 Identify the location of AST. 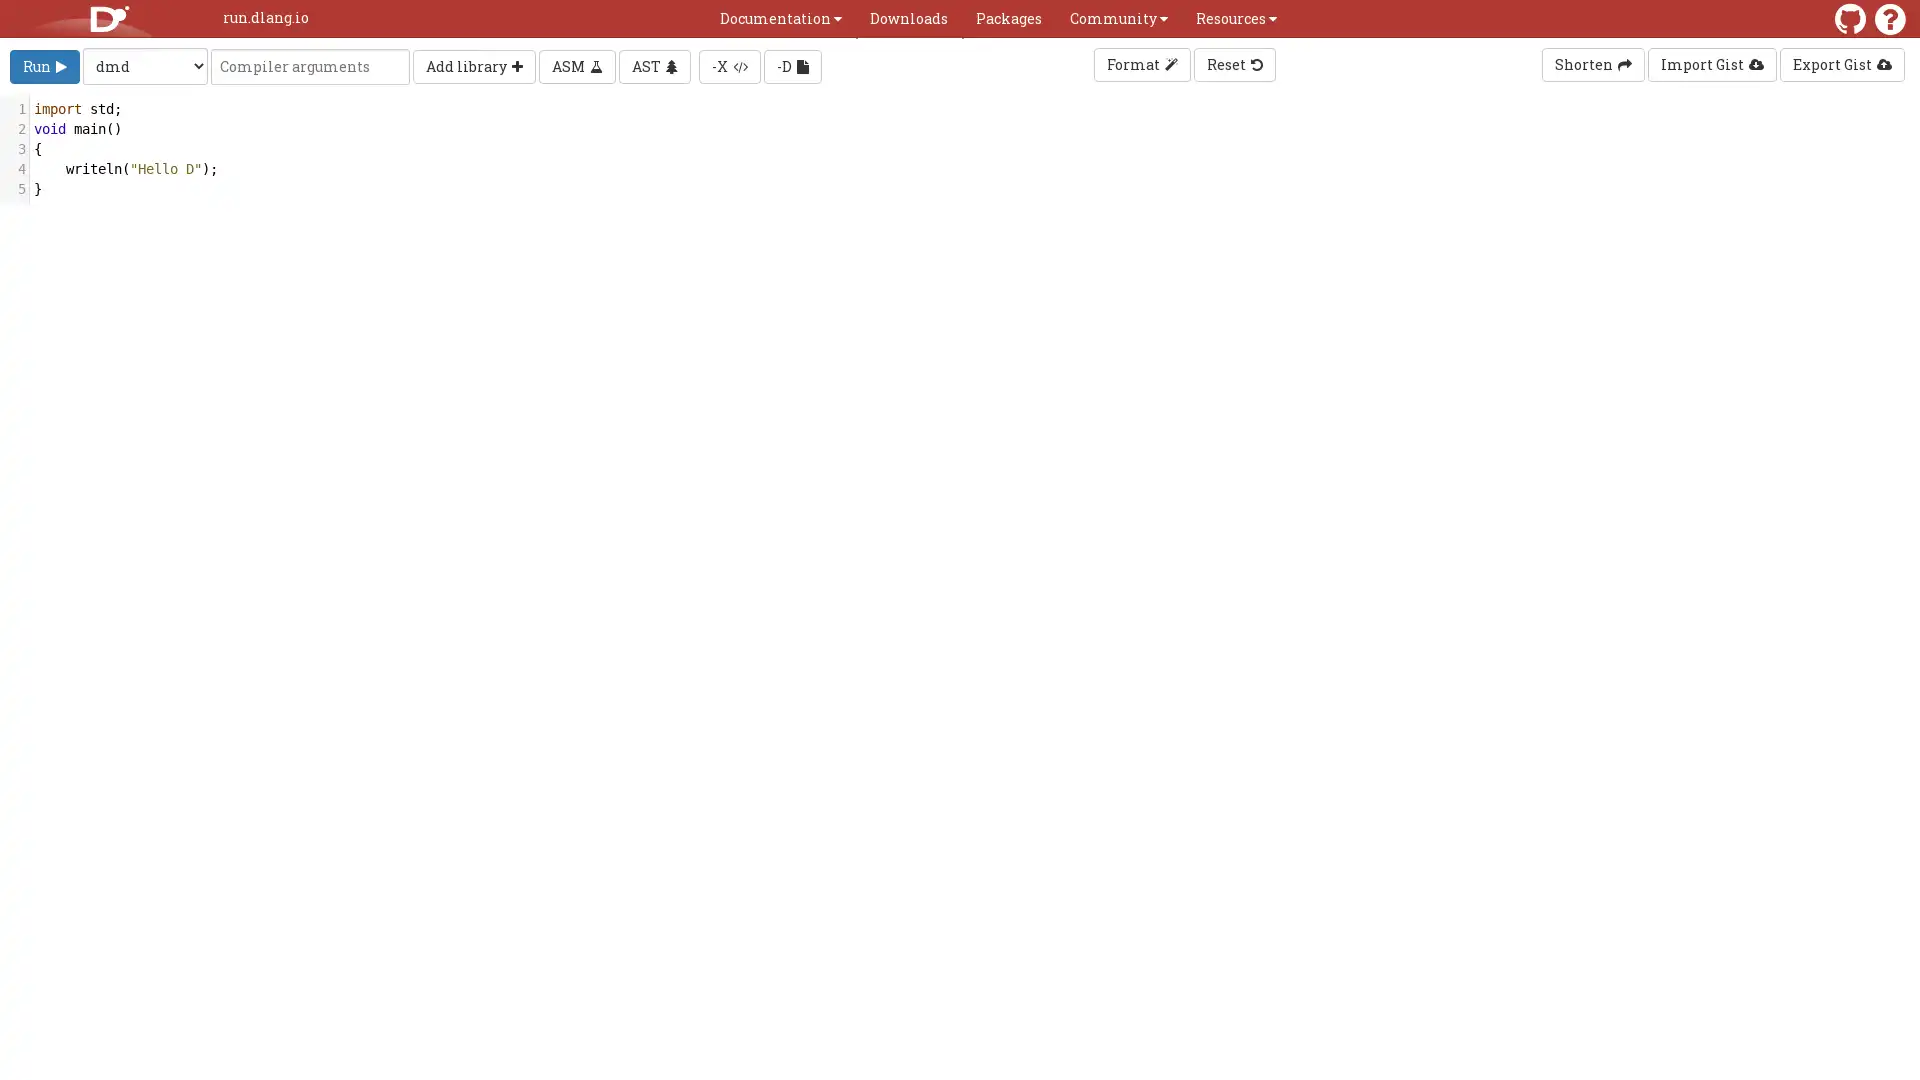
(654, 64).